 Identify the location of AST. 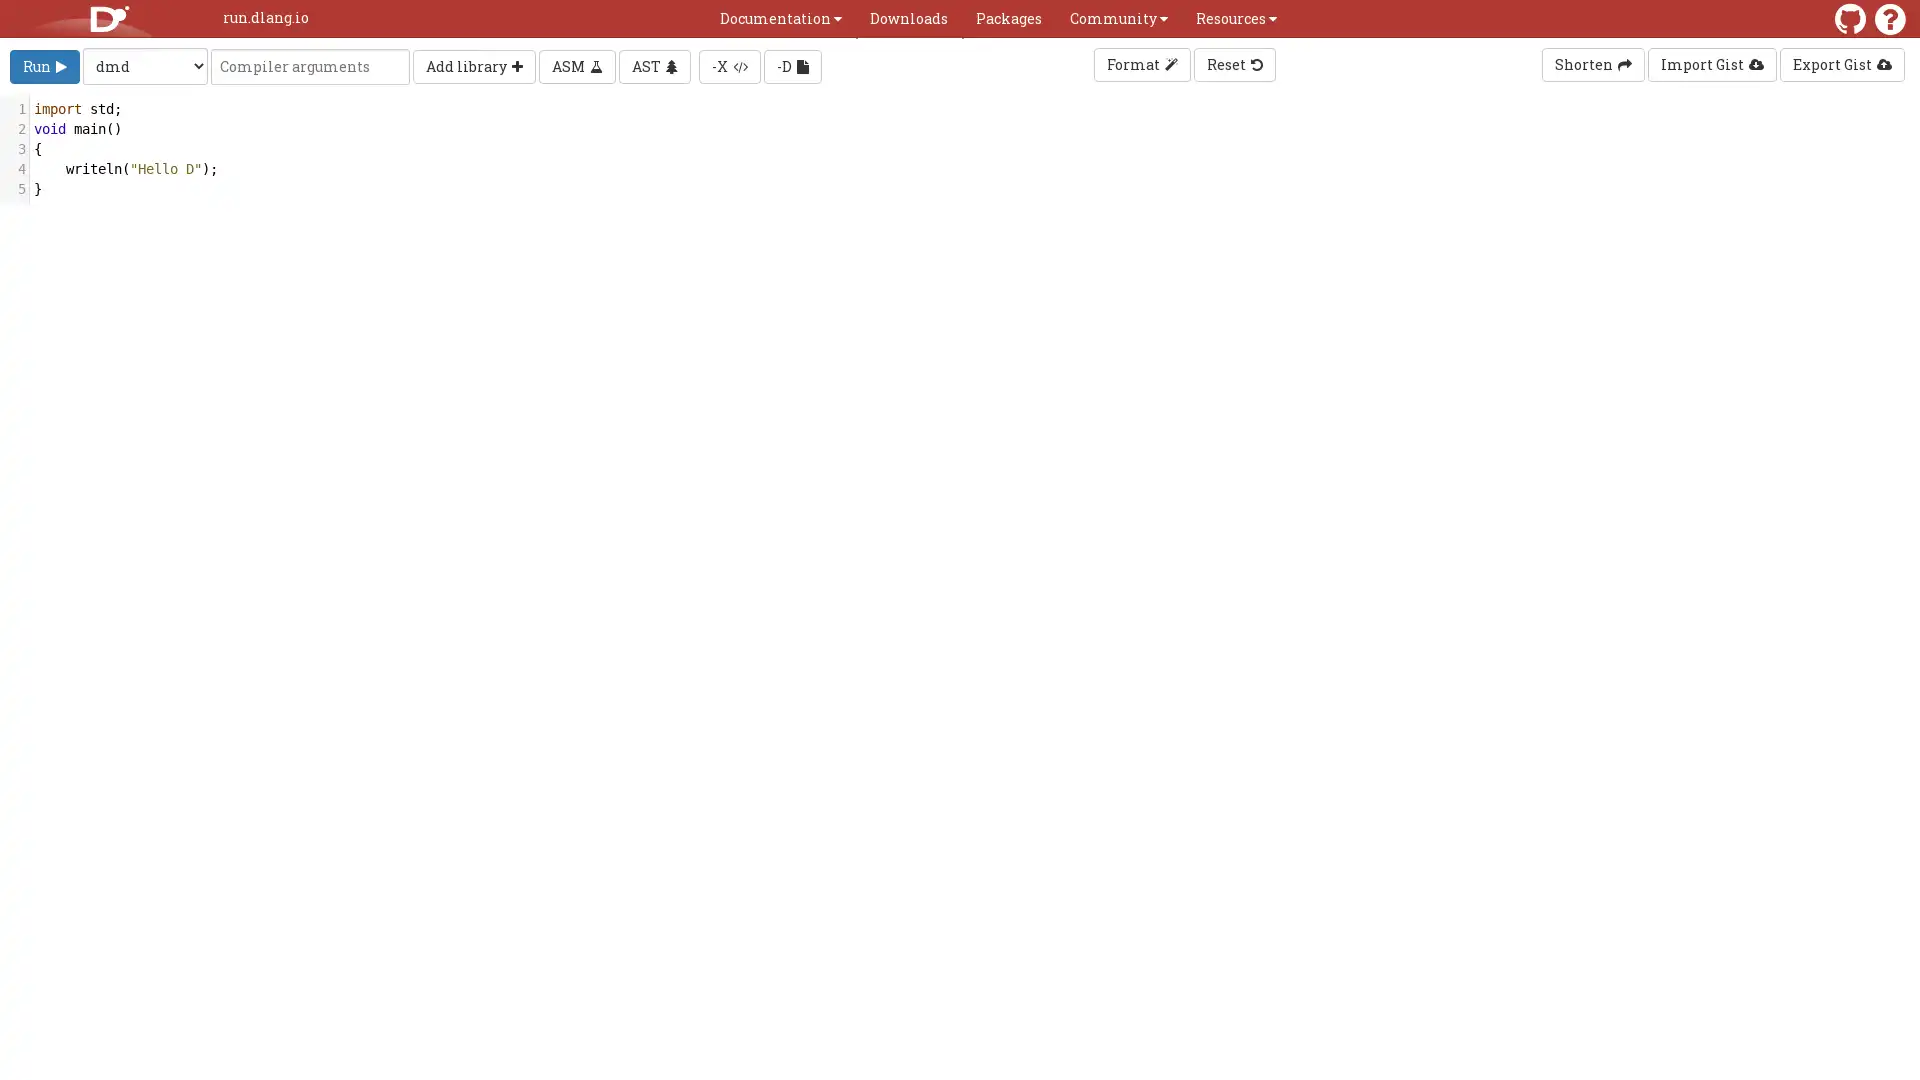
(654, 64).